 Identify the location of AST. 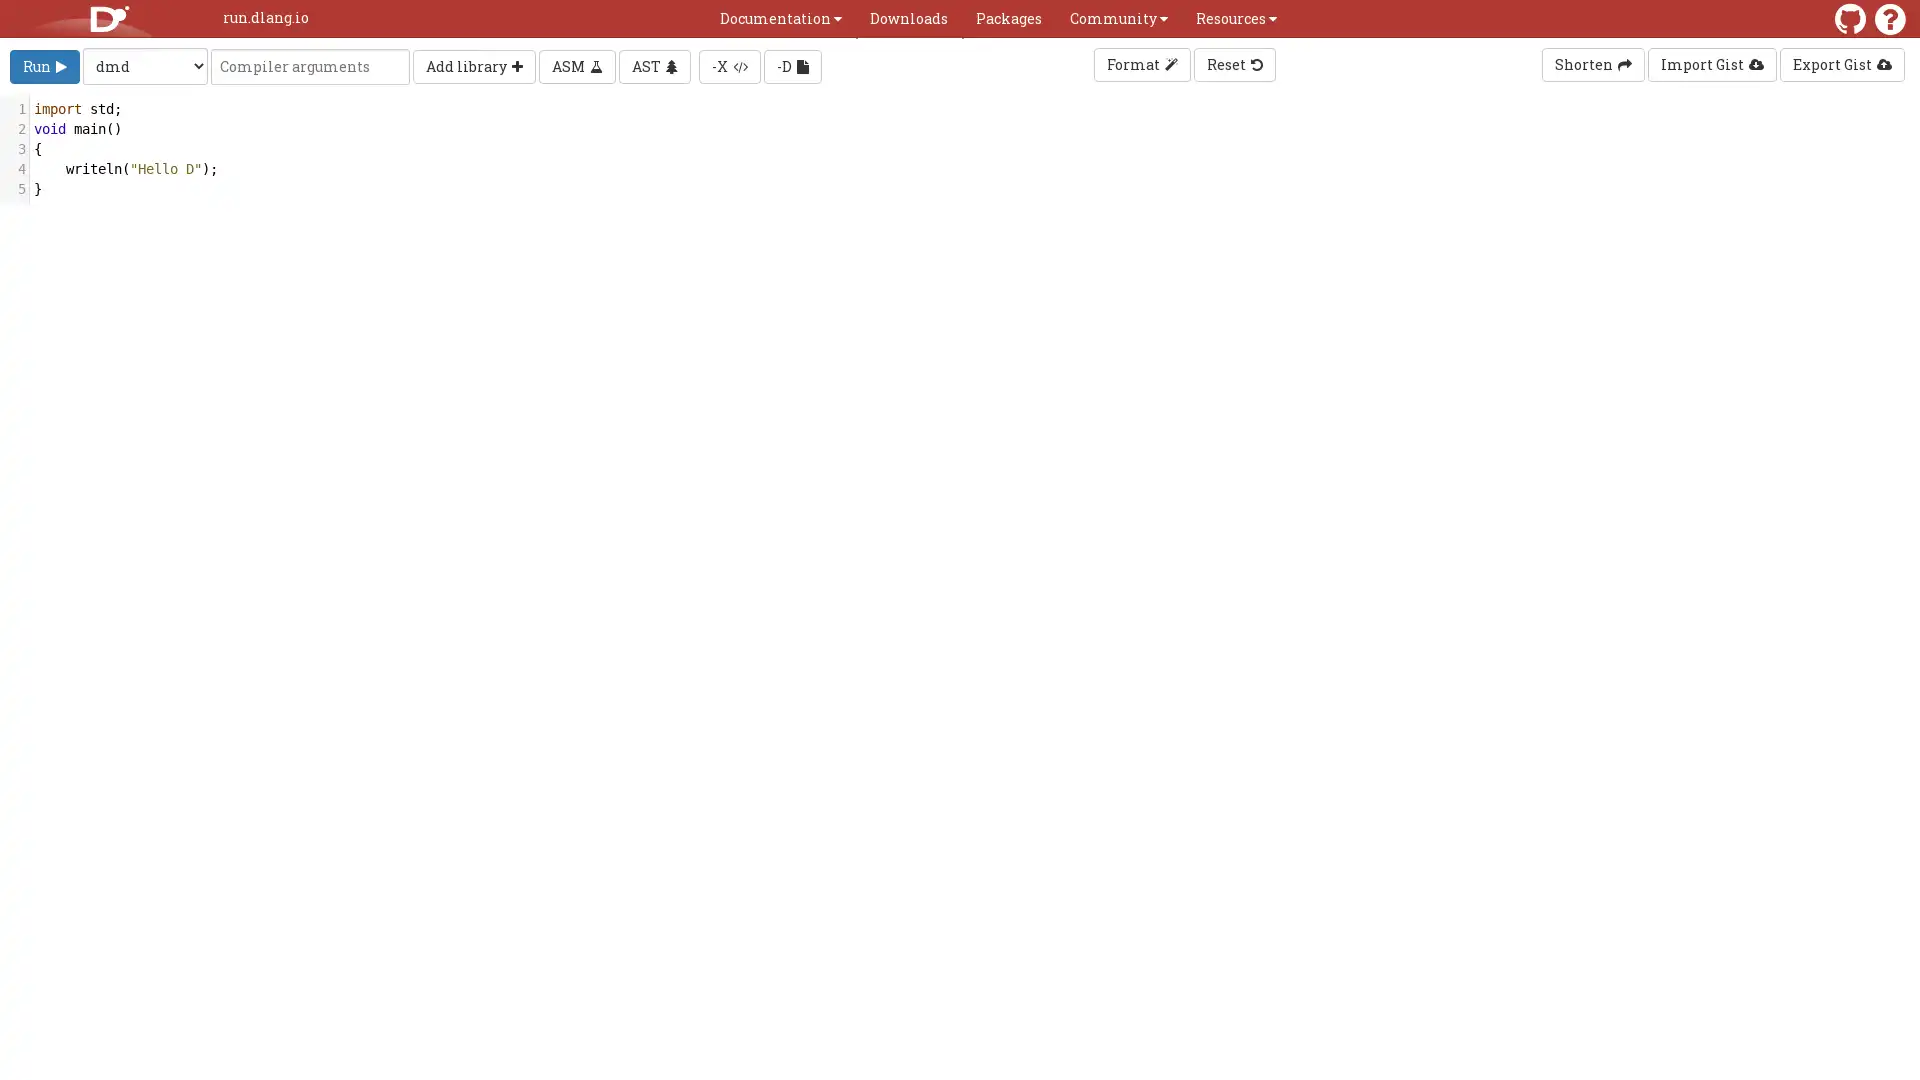
(654, 64).